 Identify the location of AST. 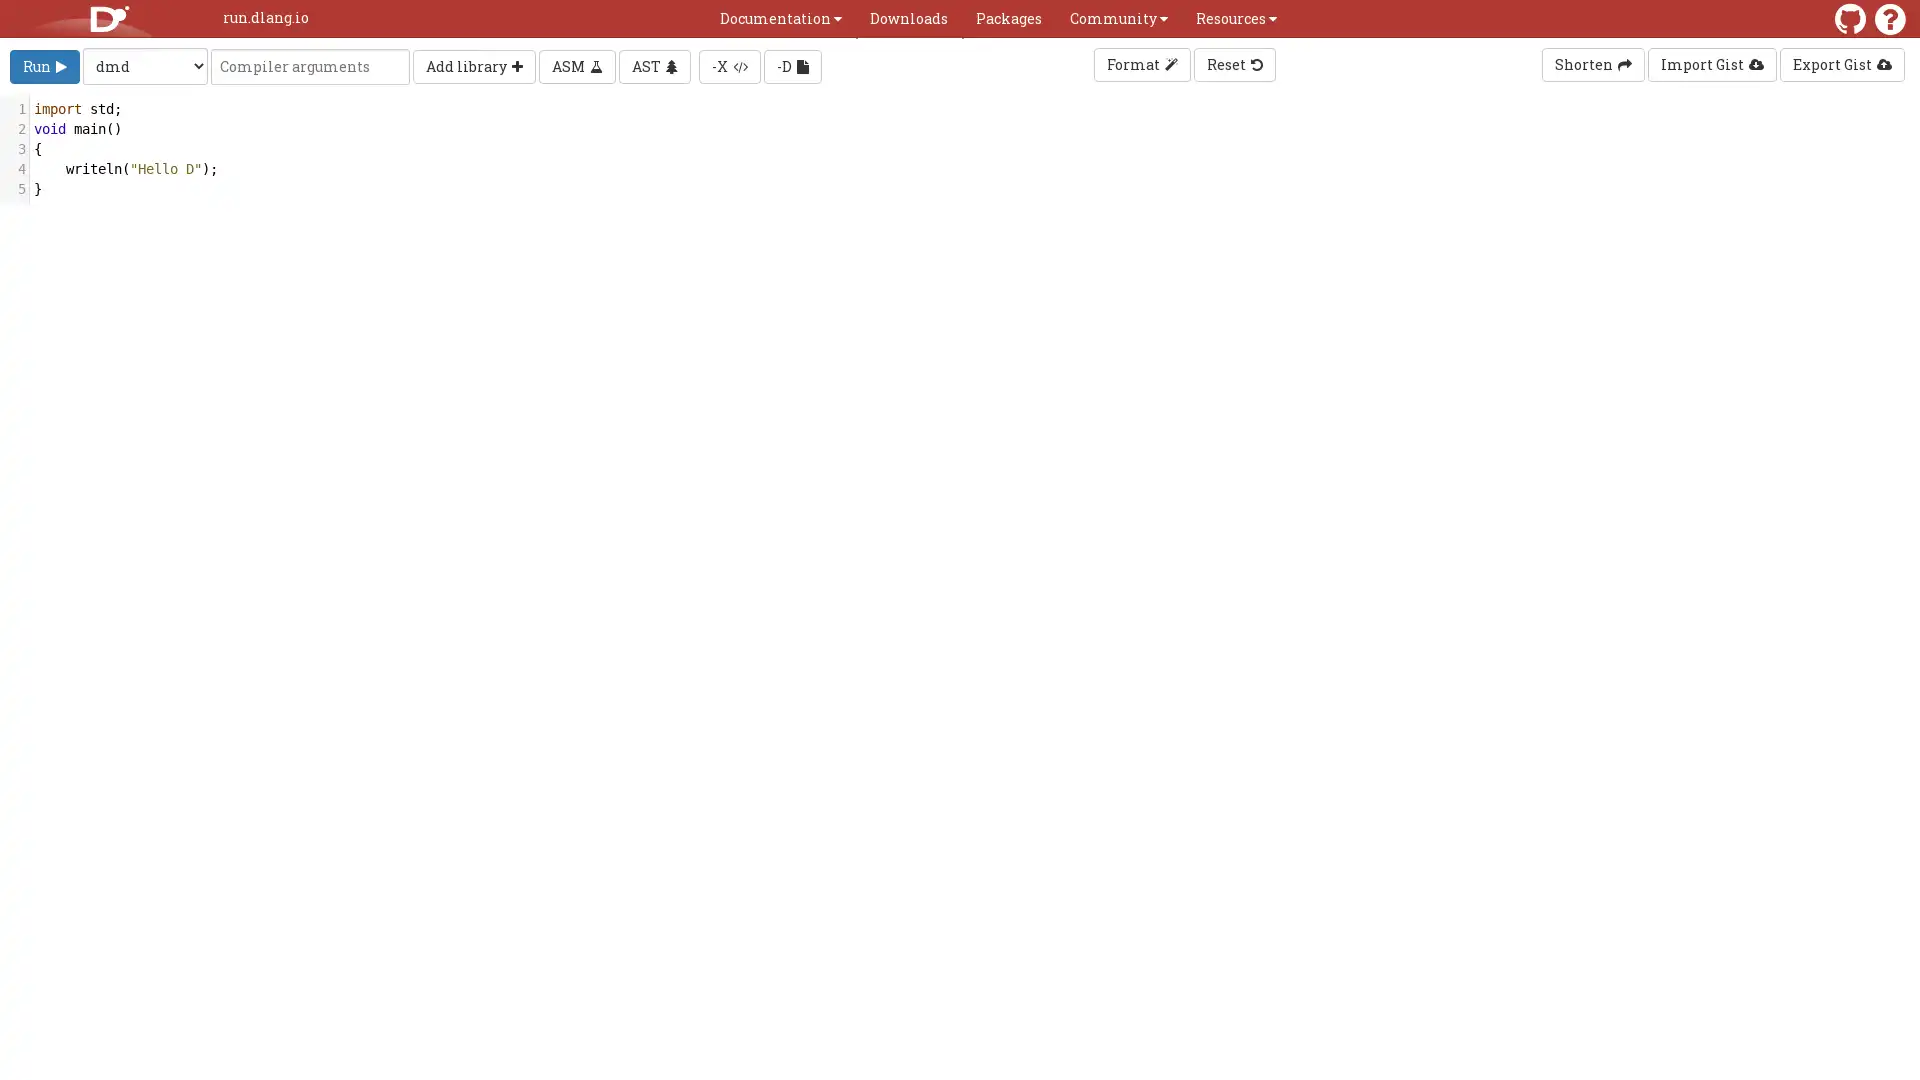
(654, 64).